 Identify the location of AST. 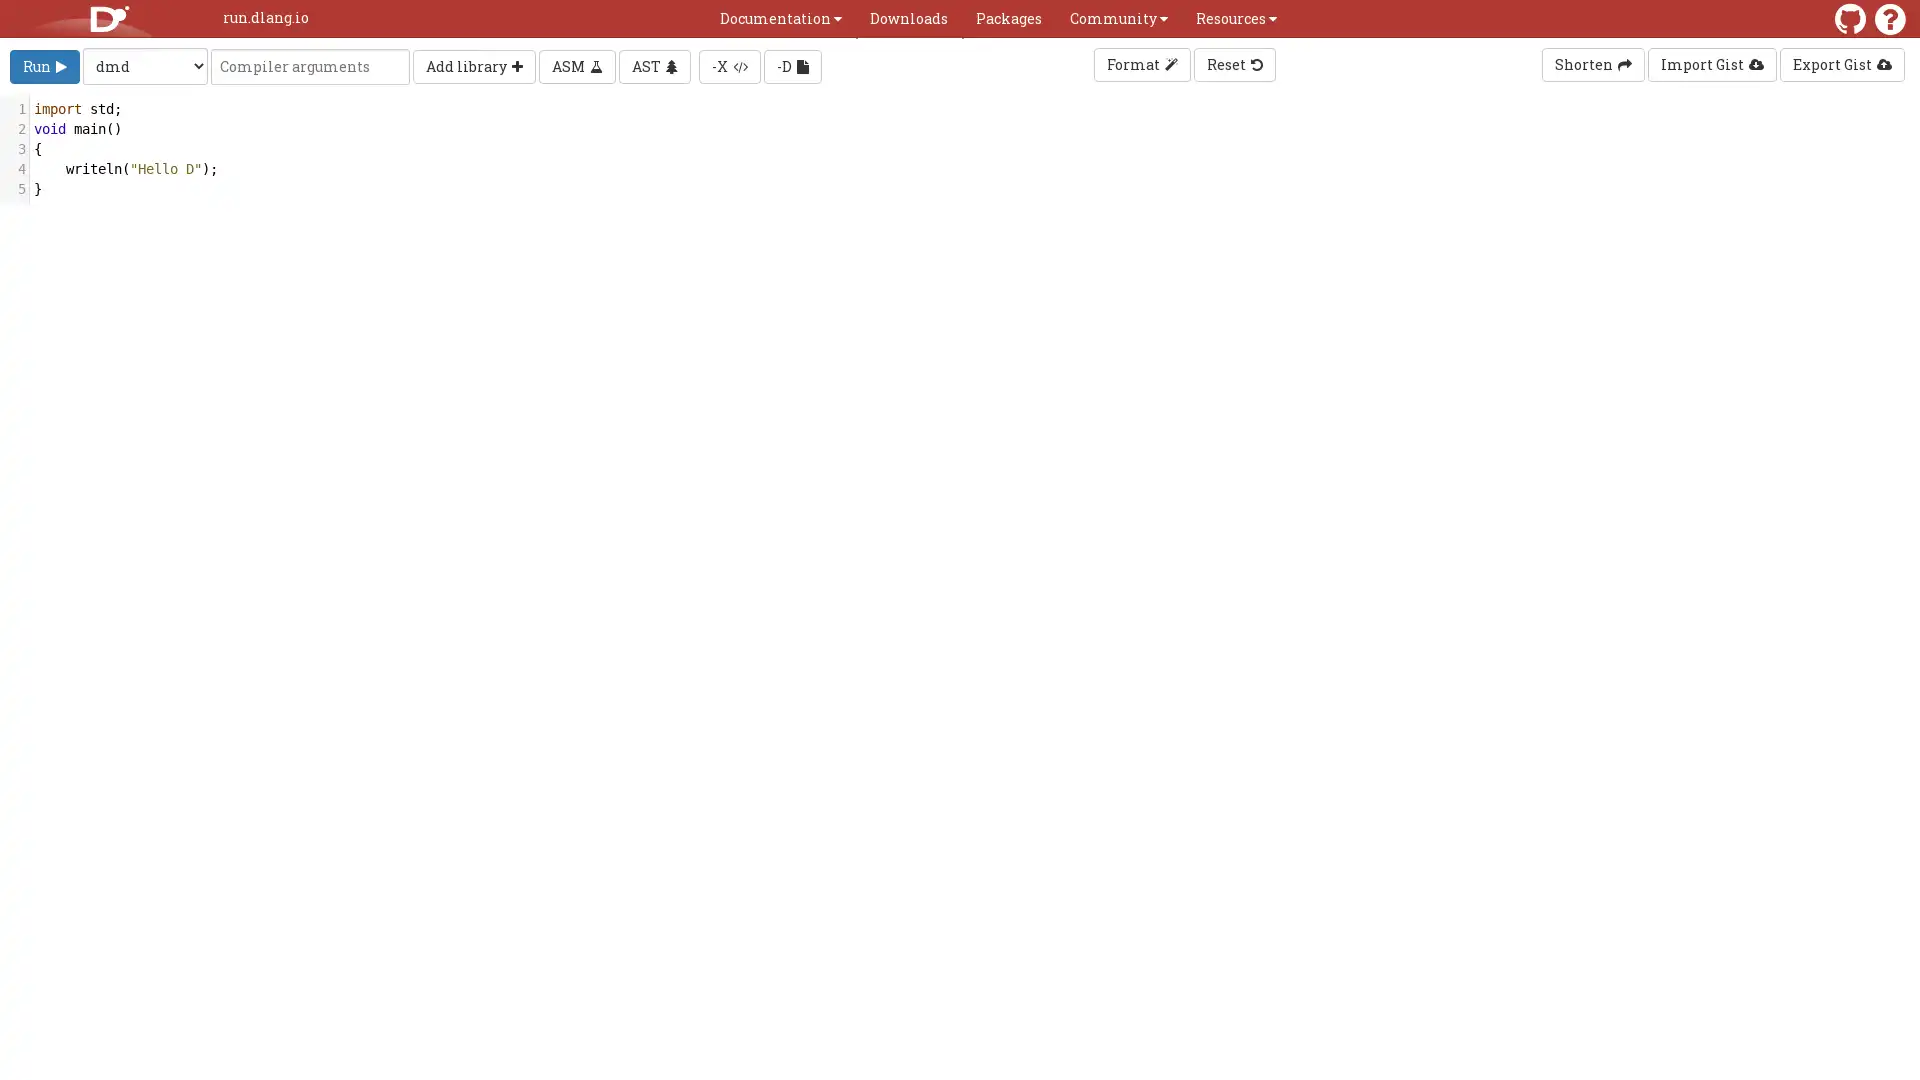
(654, 64).